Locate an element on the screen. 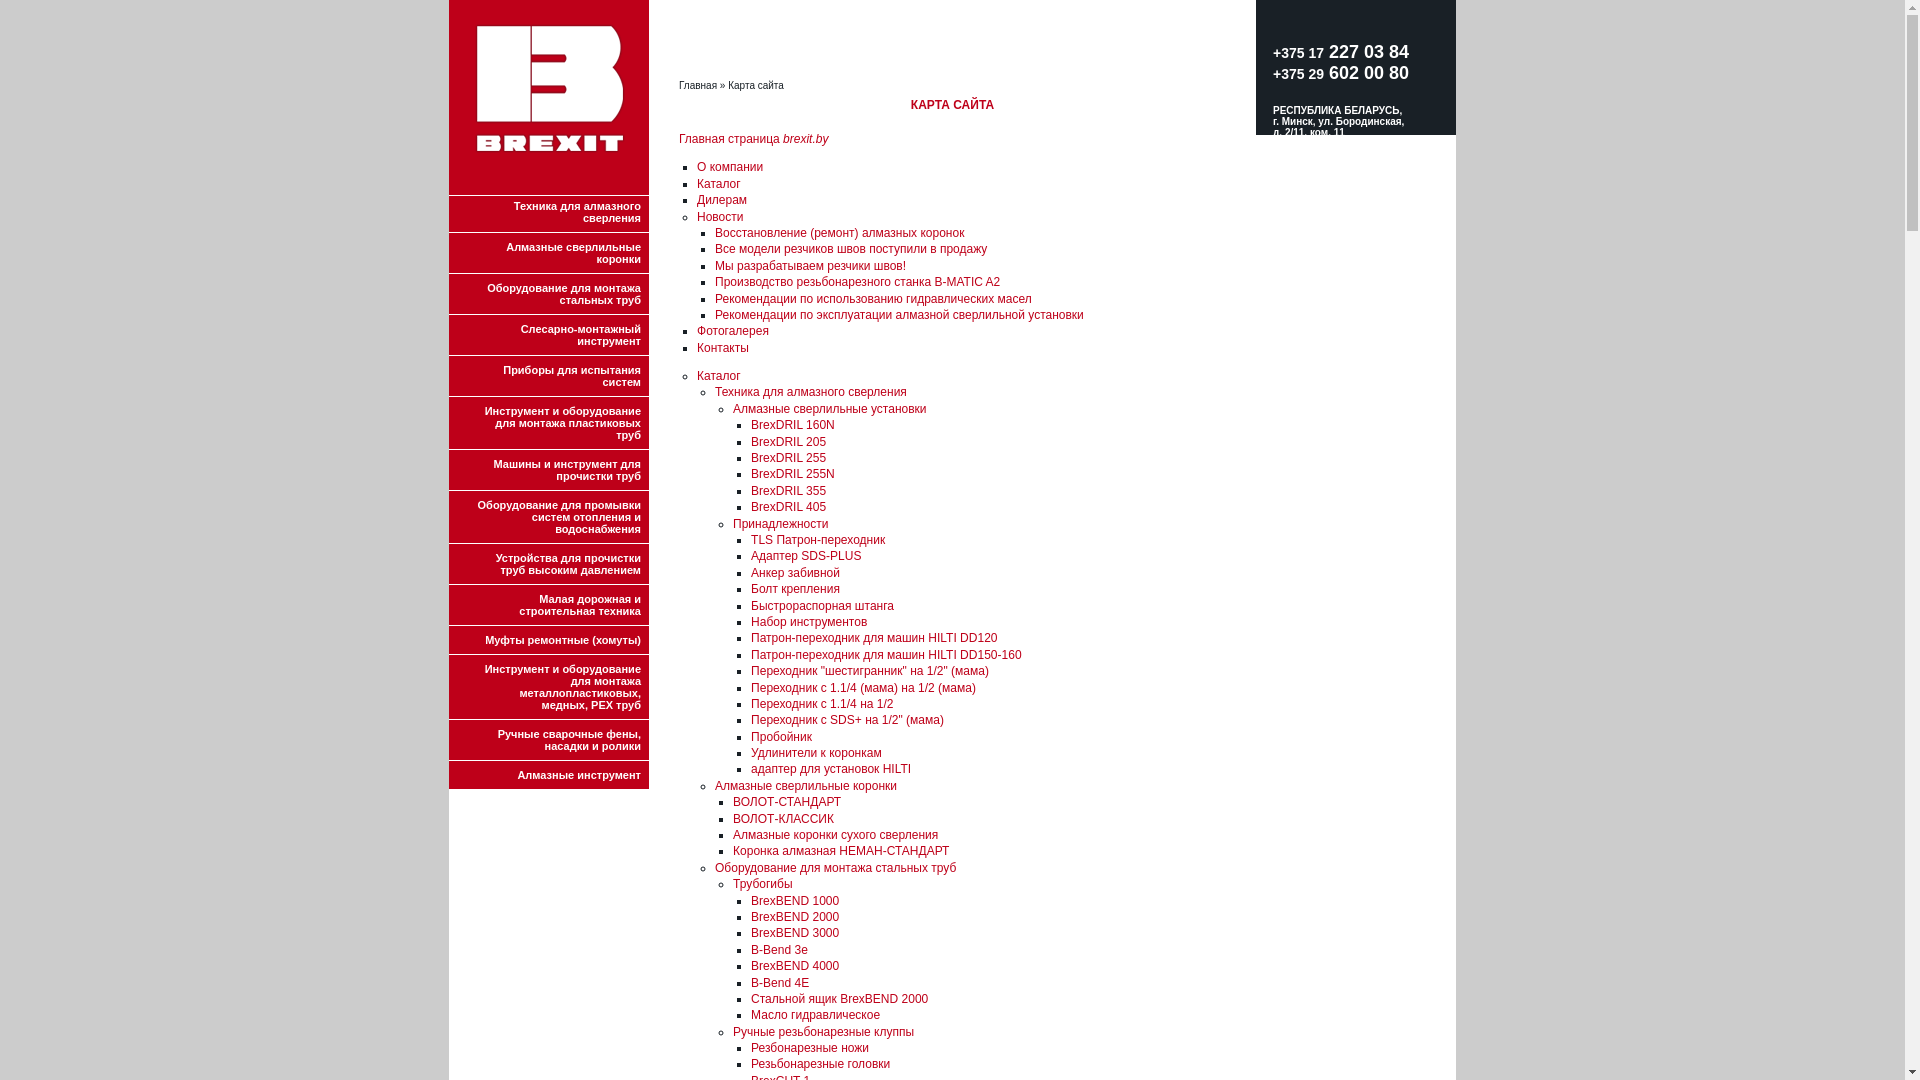 This screenshot has width=1920, height=1080. 'BrexDRIL 405' is located at coordinates (787, 505).